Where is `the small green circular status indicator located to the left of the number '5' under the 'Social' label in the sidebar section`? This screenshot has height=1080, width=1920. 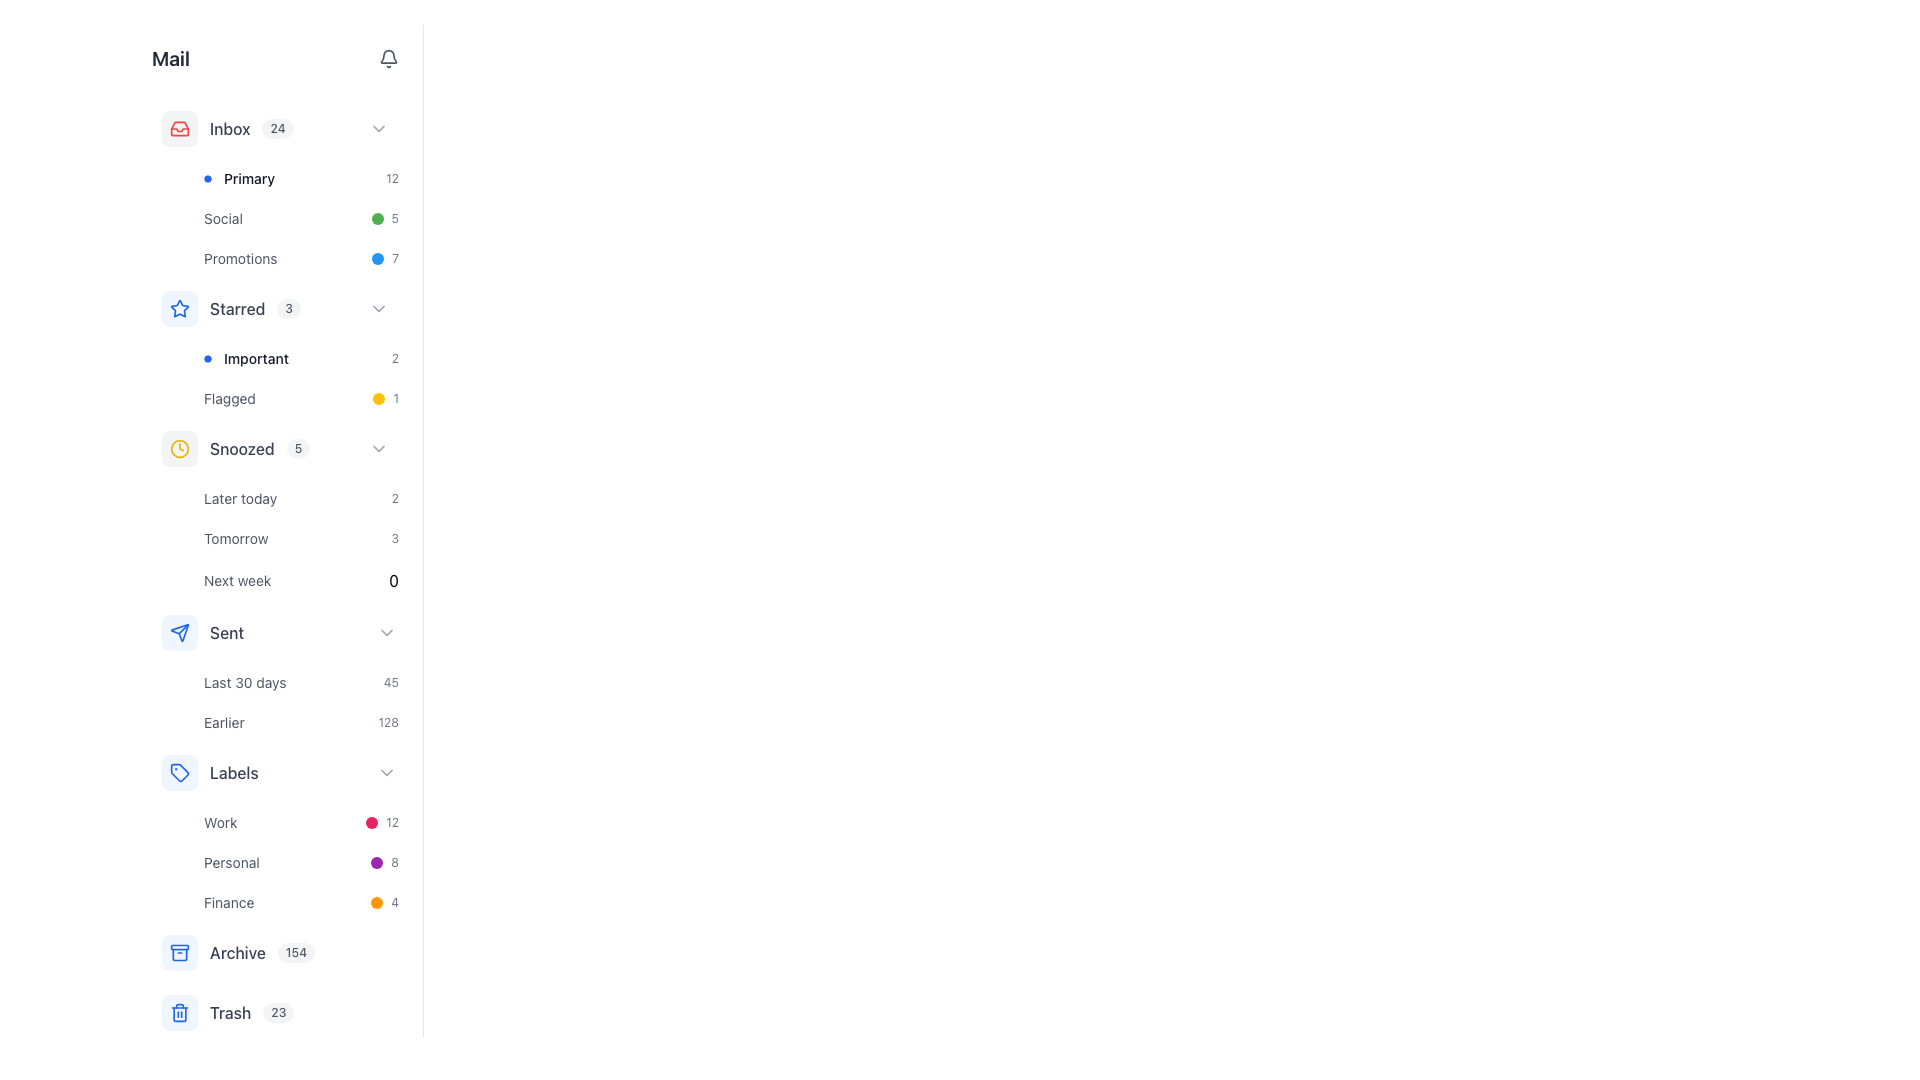 the small green circular status indicator located to the left of the number '5' under the 'Social' label in the sidebar section is located at coordinates (377, 219).